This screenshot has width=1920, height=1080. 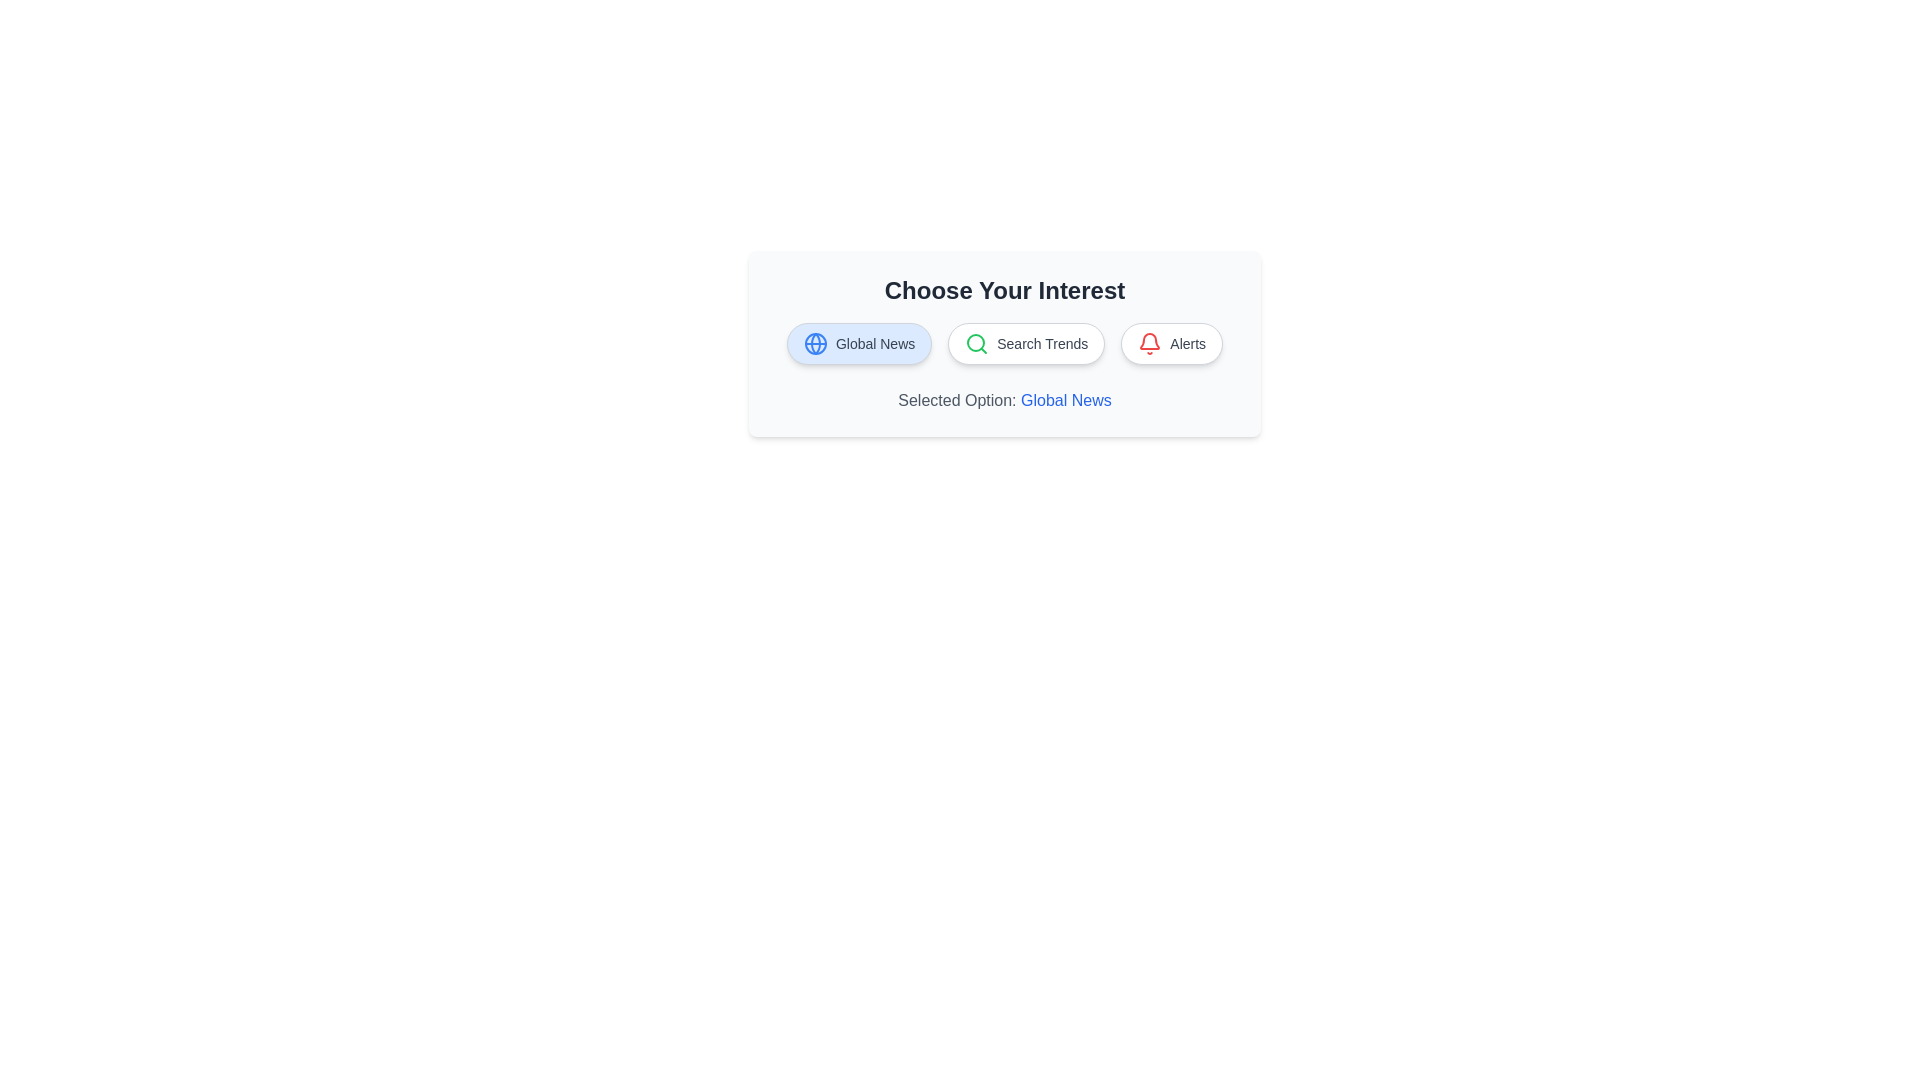 What do you see at coordinates (1171, 342) in the screenshot?
I see `the chip labeled Alerts to update the selected option` at bounding box center [1171, 342].